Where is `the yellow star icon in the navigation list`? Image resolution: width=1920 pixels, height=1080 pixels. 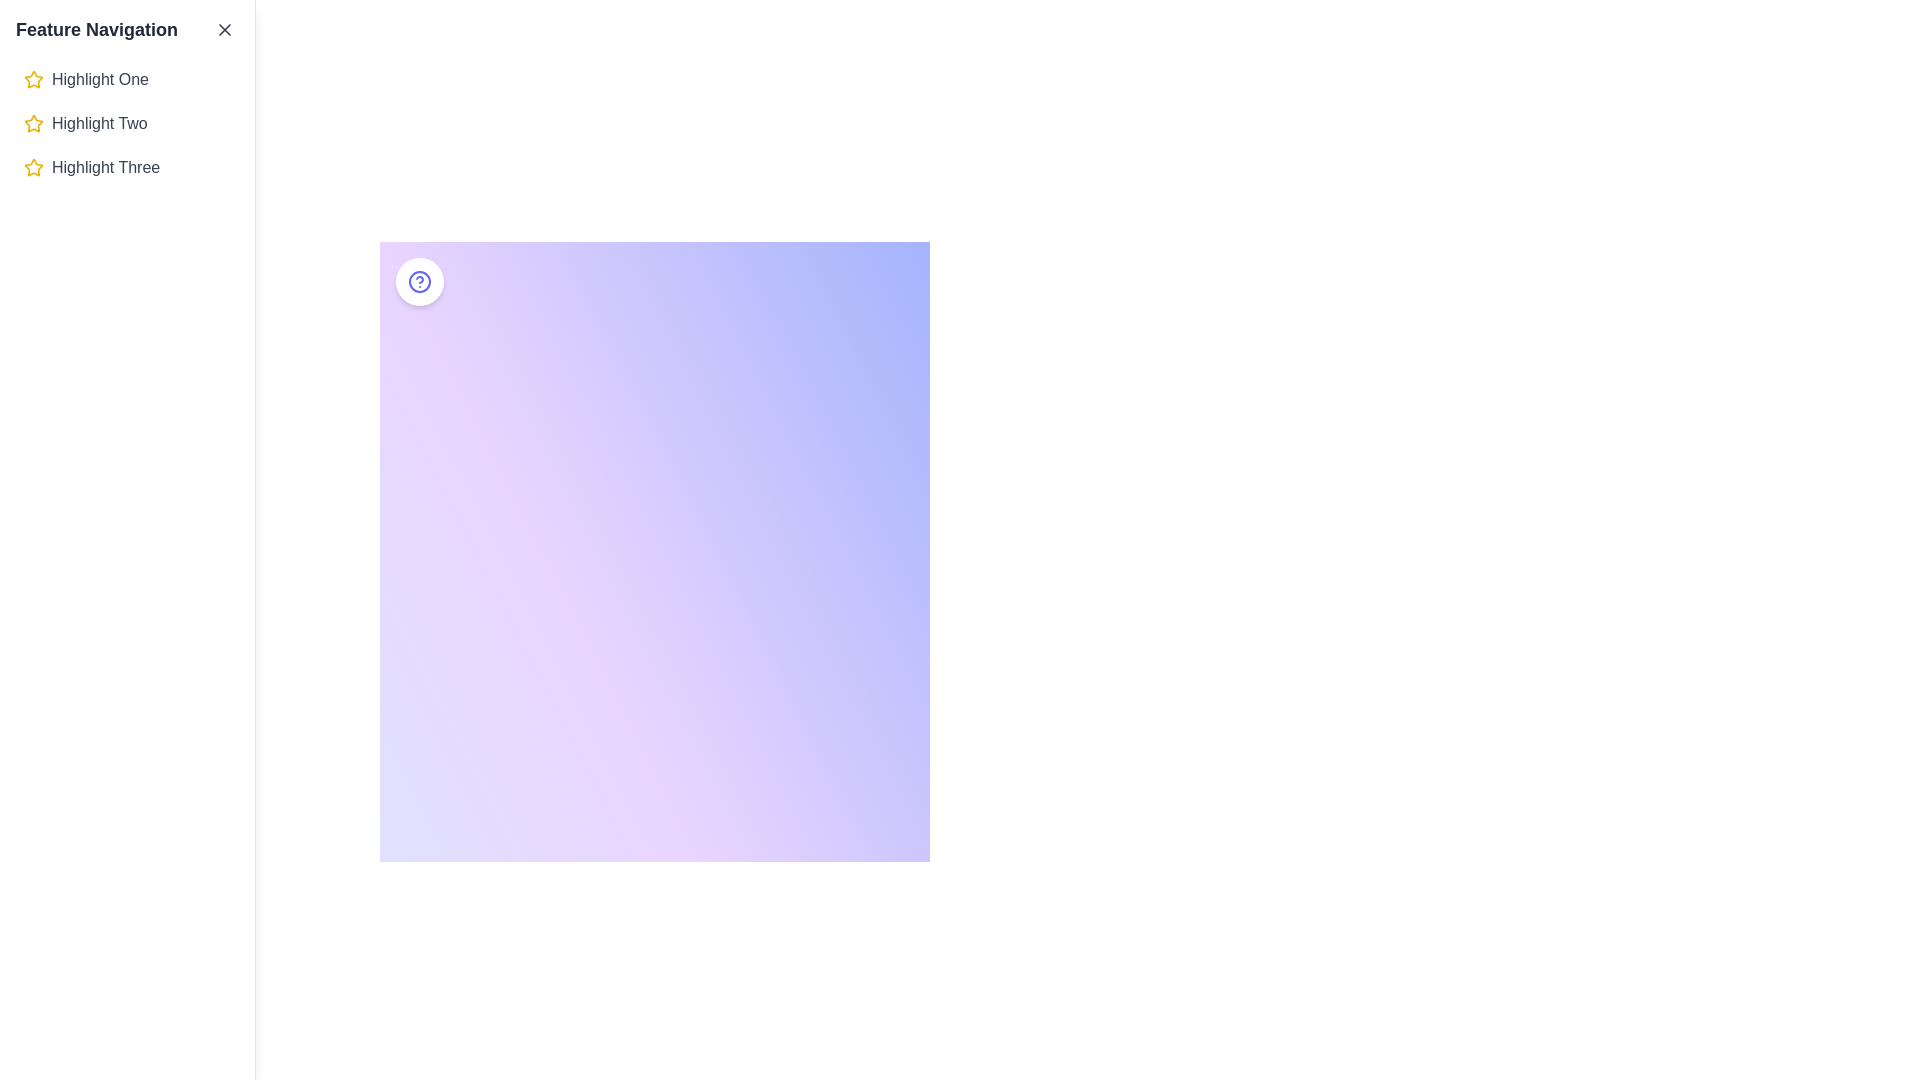 the yellow star icon in the navigation list is located at coordinates (33, 123).